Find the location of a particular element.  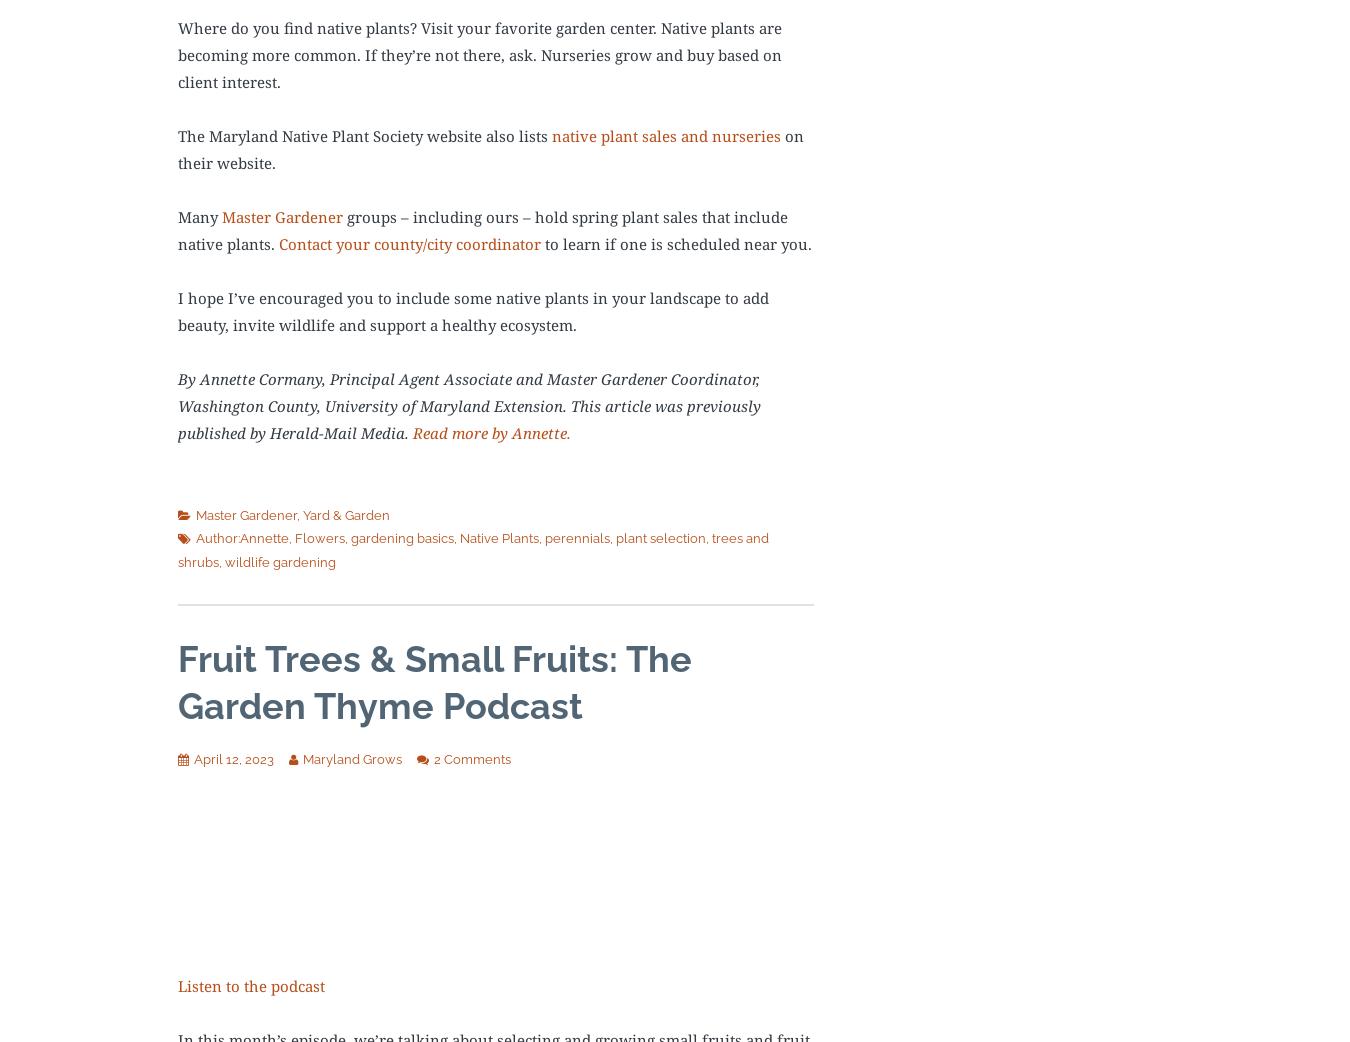

'Read more by Annette.' is located at coordinates (412, 431).